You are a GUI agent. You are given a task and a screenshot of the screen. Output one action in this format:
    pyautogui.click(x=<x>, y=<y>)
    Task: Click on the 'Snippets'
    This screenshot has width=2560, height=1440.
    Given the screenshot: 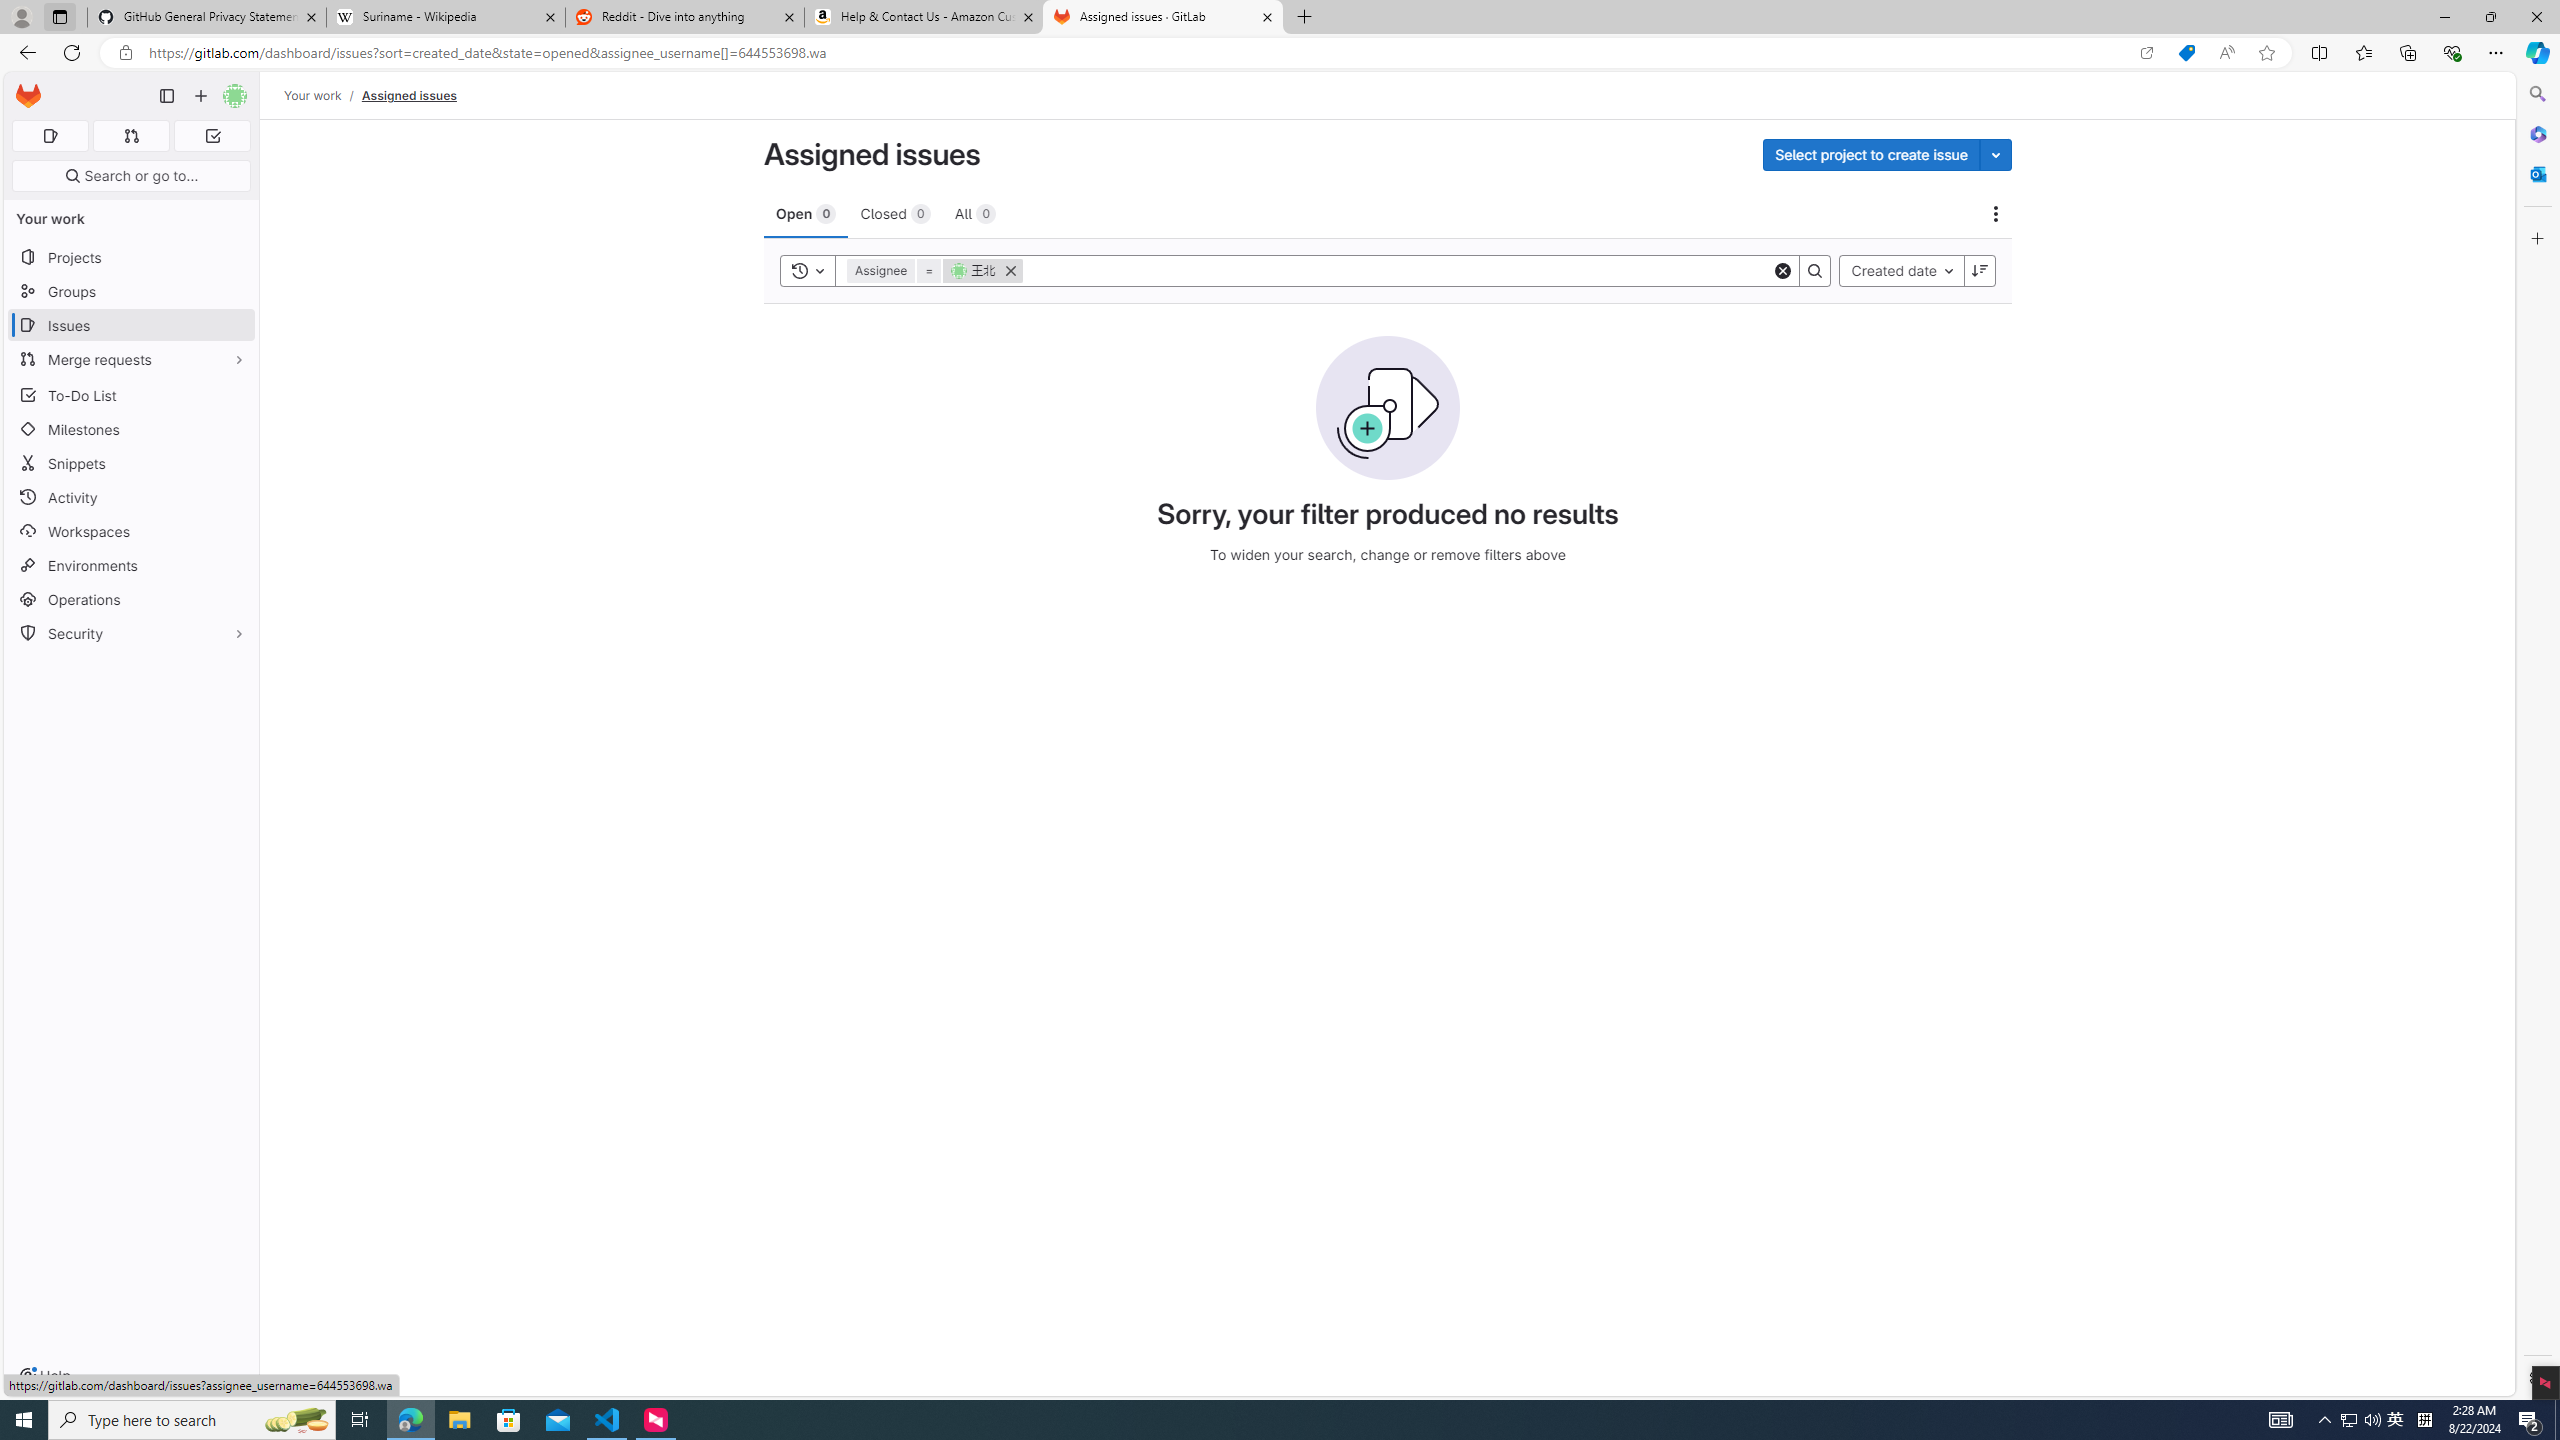 What is the action you would take?
    pyautogui.click(x=130, y=462)
    